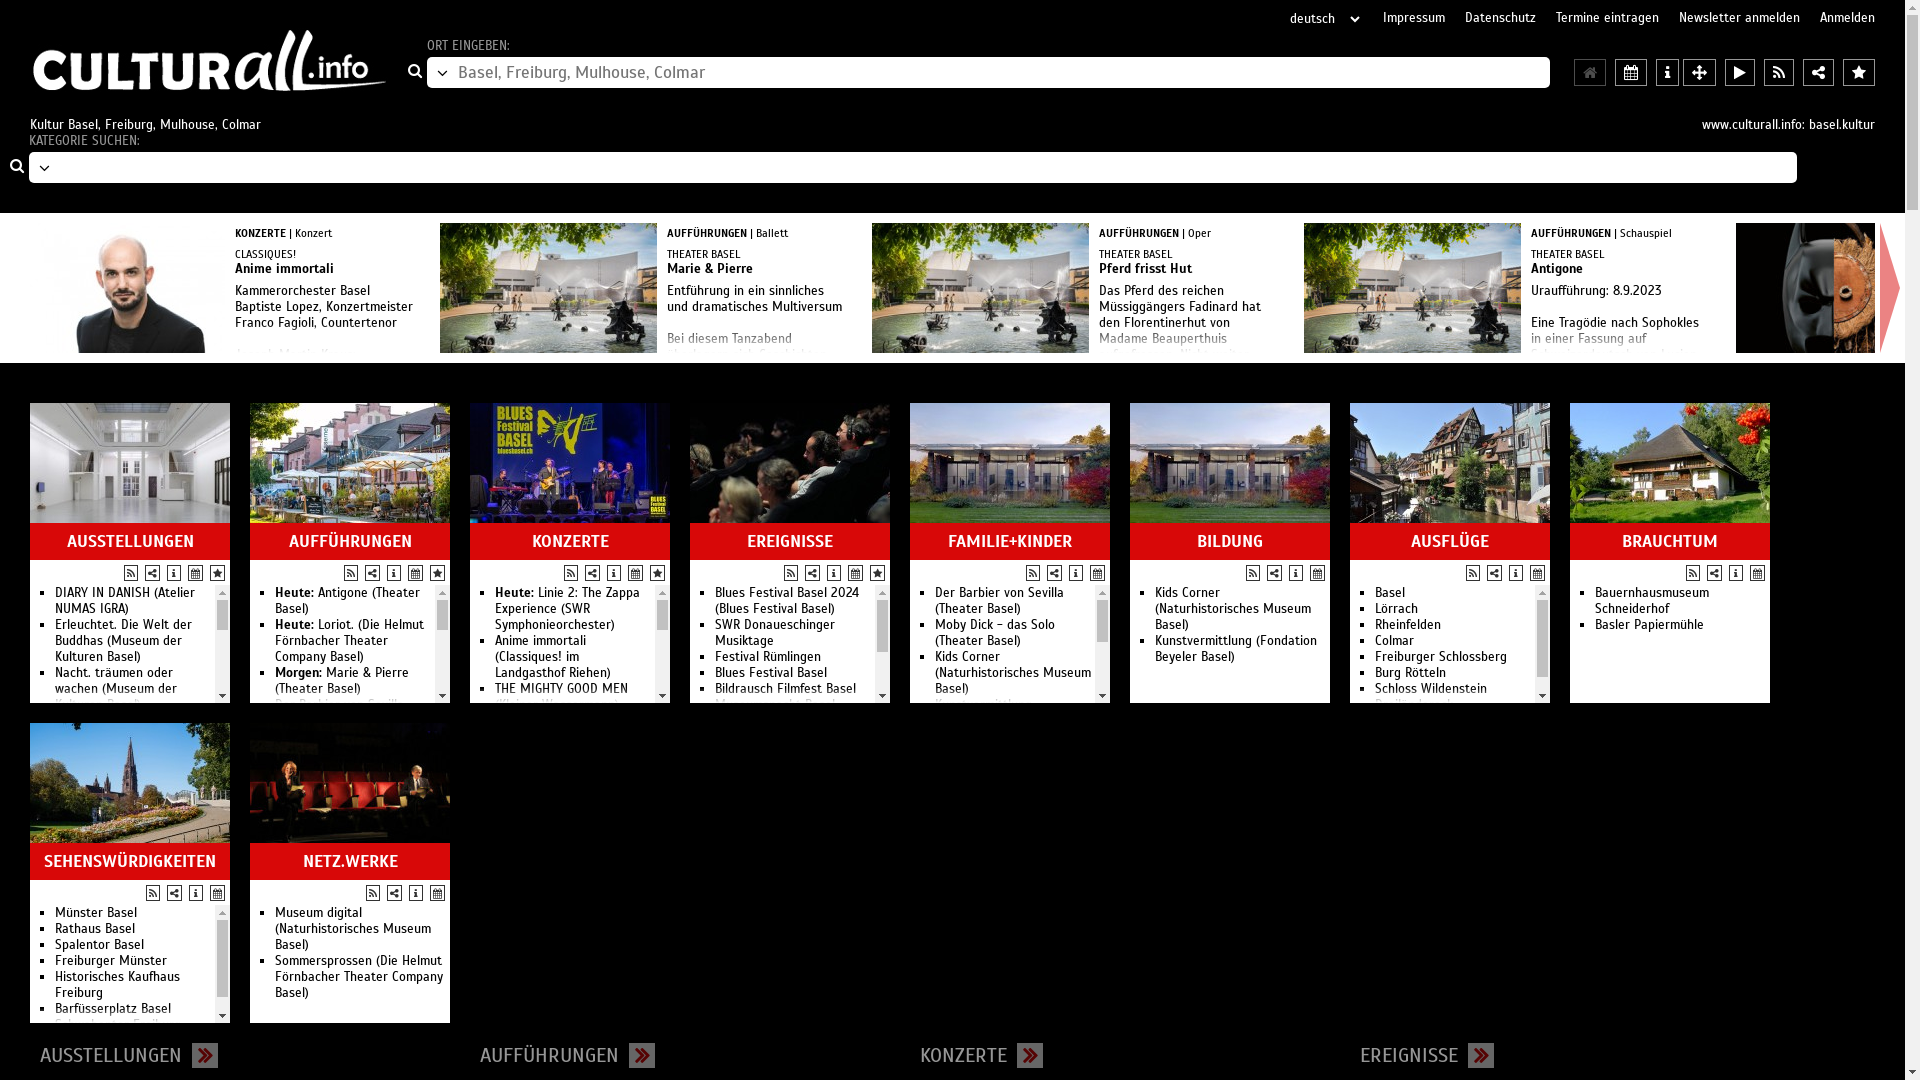 This screenshot has height=1080, width=1920. I want to click on 'Morgen: Marie & Pierre (Theater Basel)', so click(341, 680).